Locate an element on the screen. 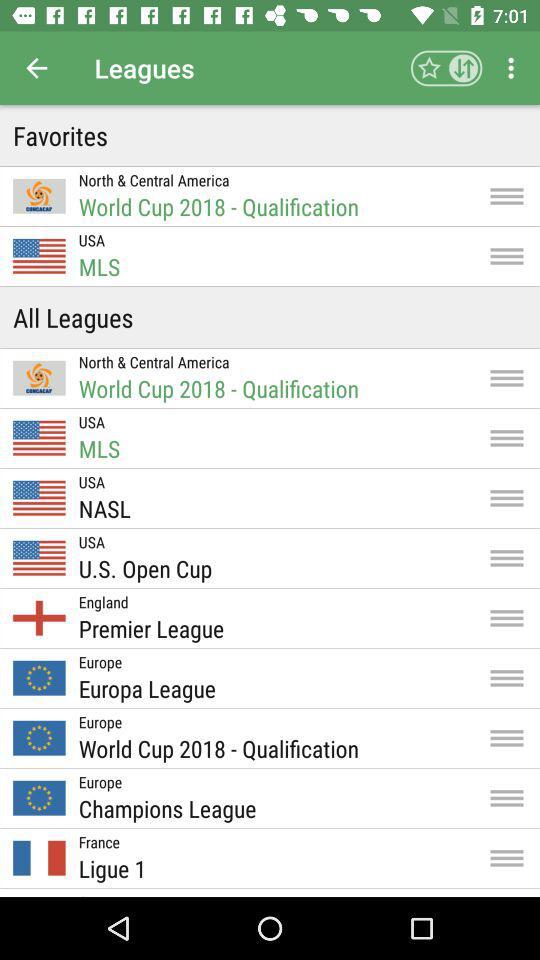 The width and height of the screenshot is (540, 960). the first image below all leagues is located at coordinates (39, 376).